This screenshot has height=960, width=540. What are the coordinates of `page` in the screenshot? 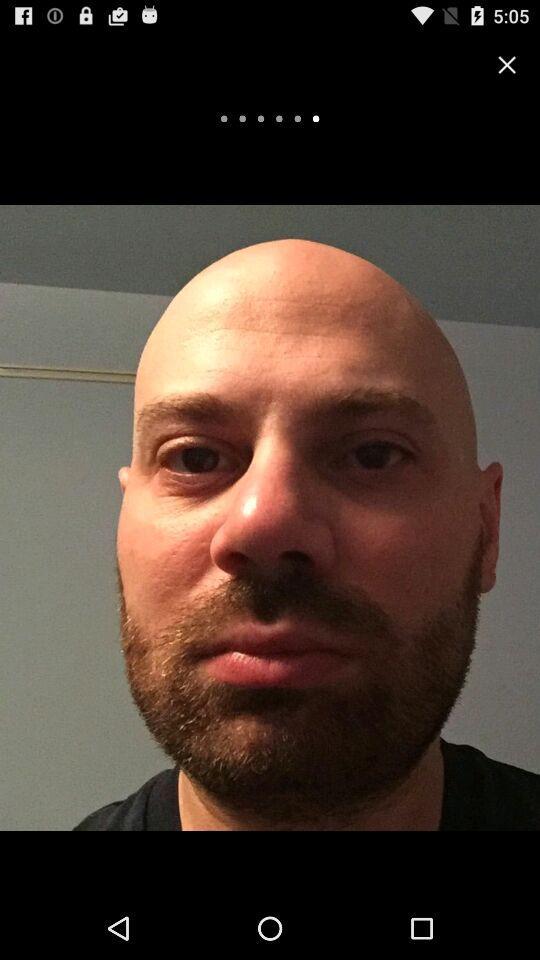 It's located at (507, 64).